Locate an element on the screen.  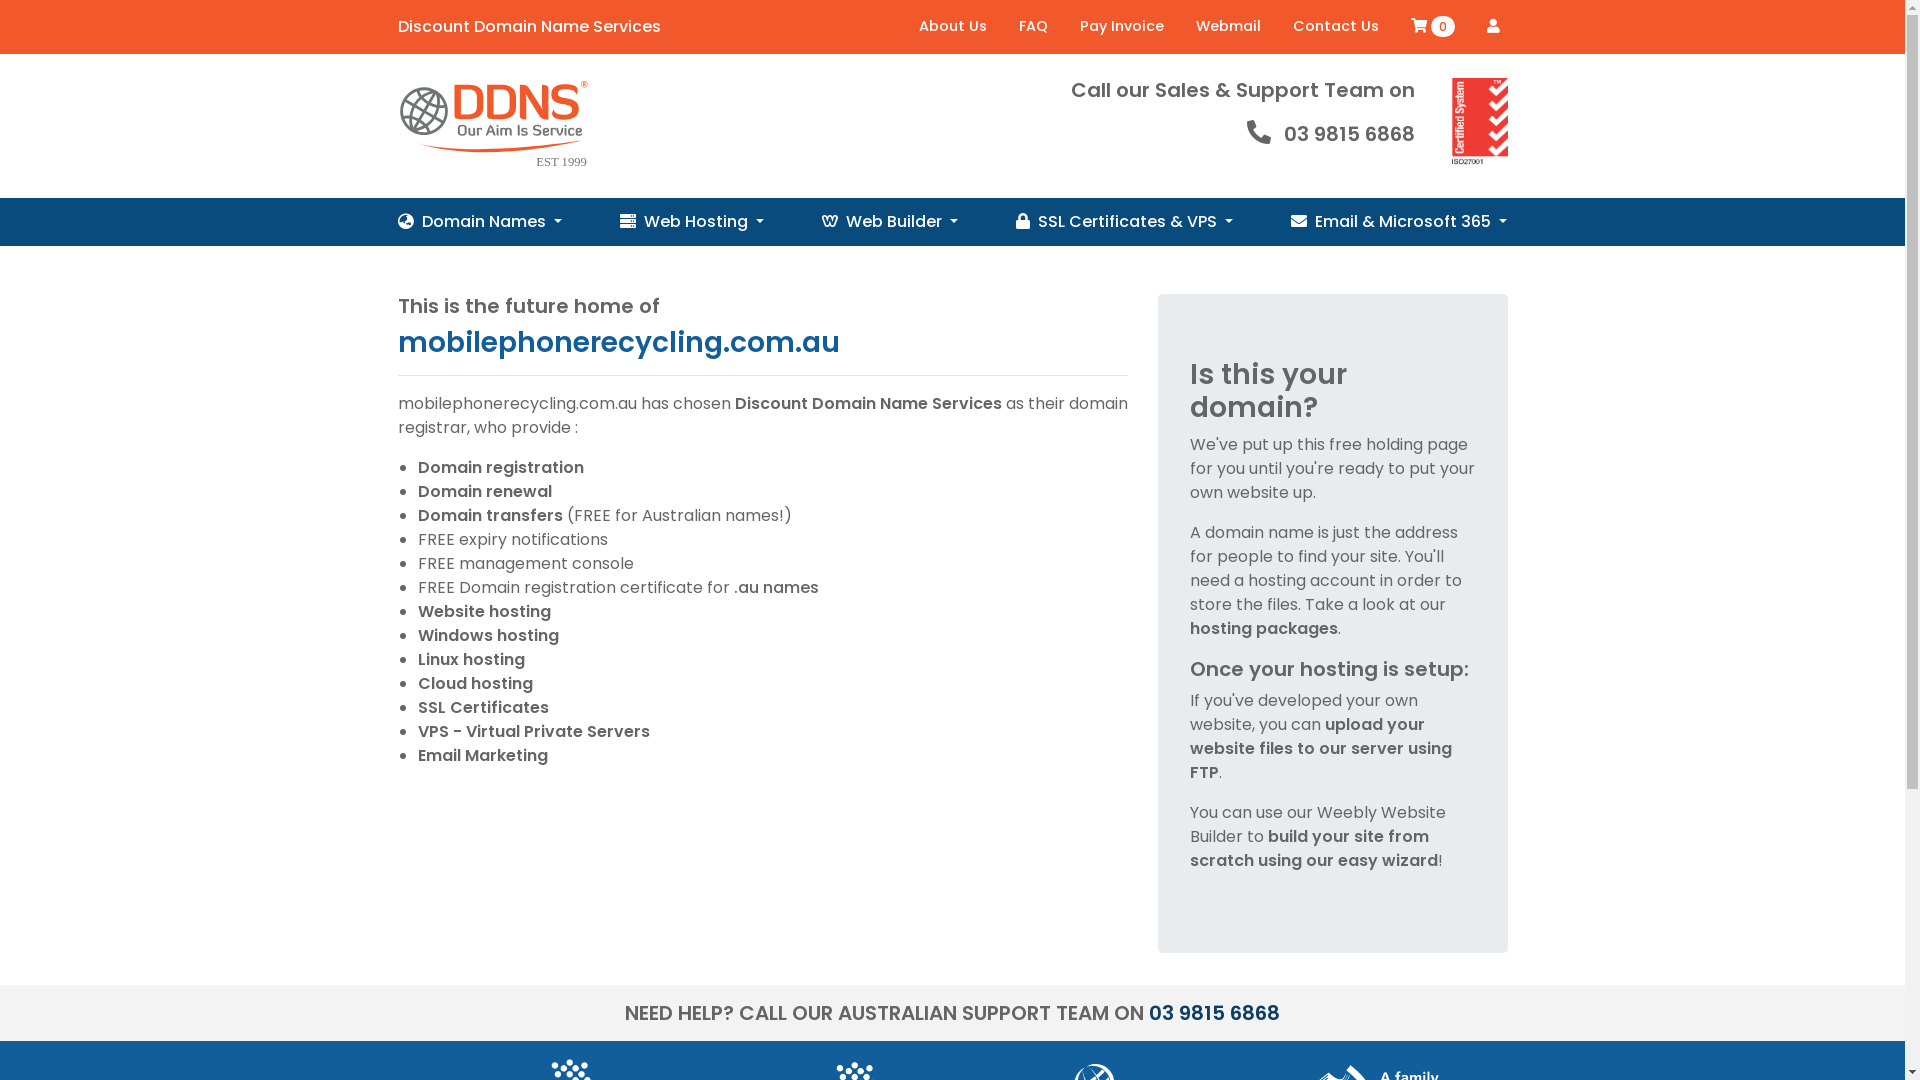
'Website hosting' is located at coordinates (484, 610).